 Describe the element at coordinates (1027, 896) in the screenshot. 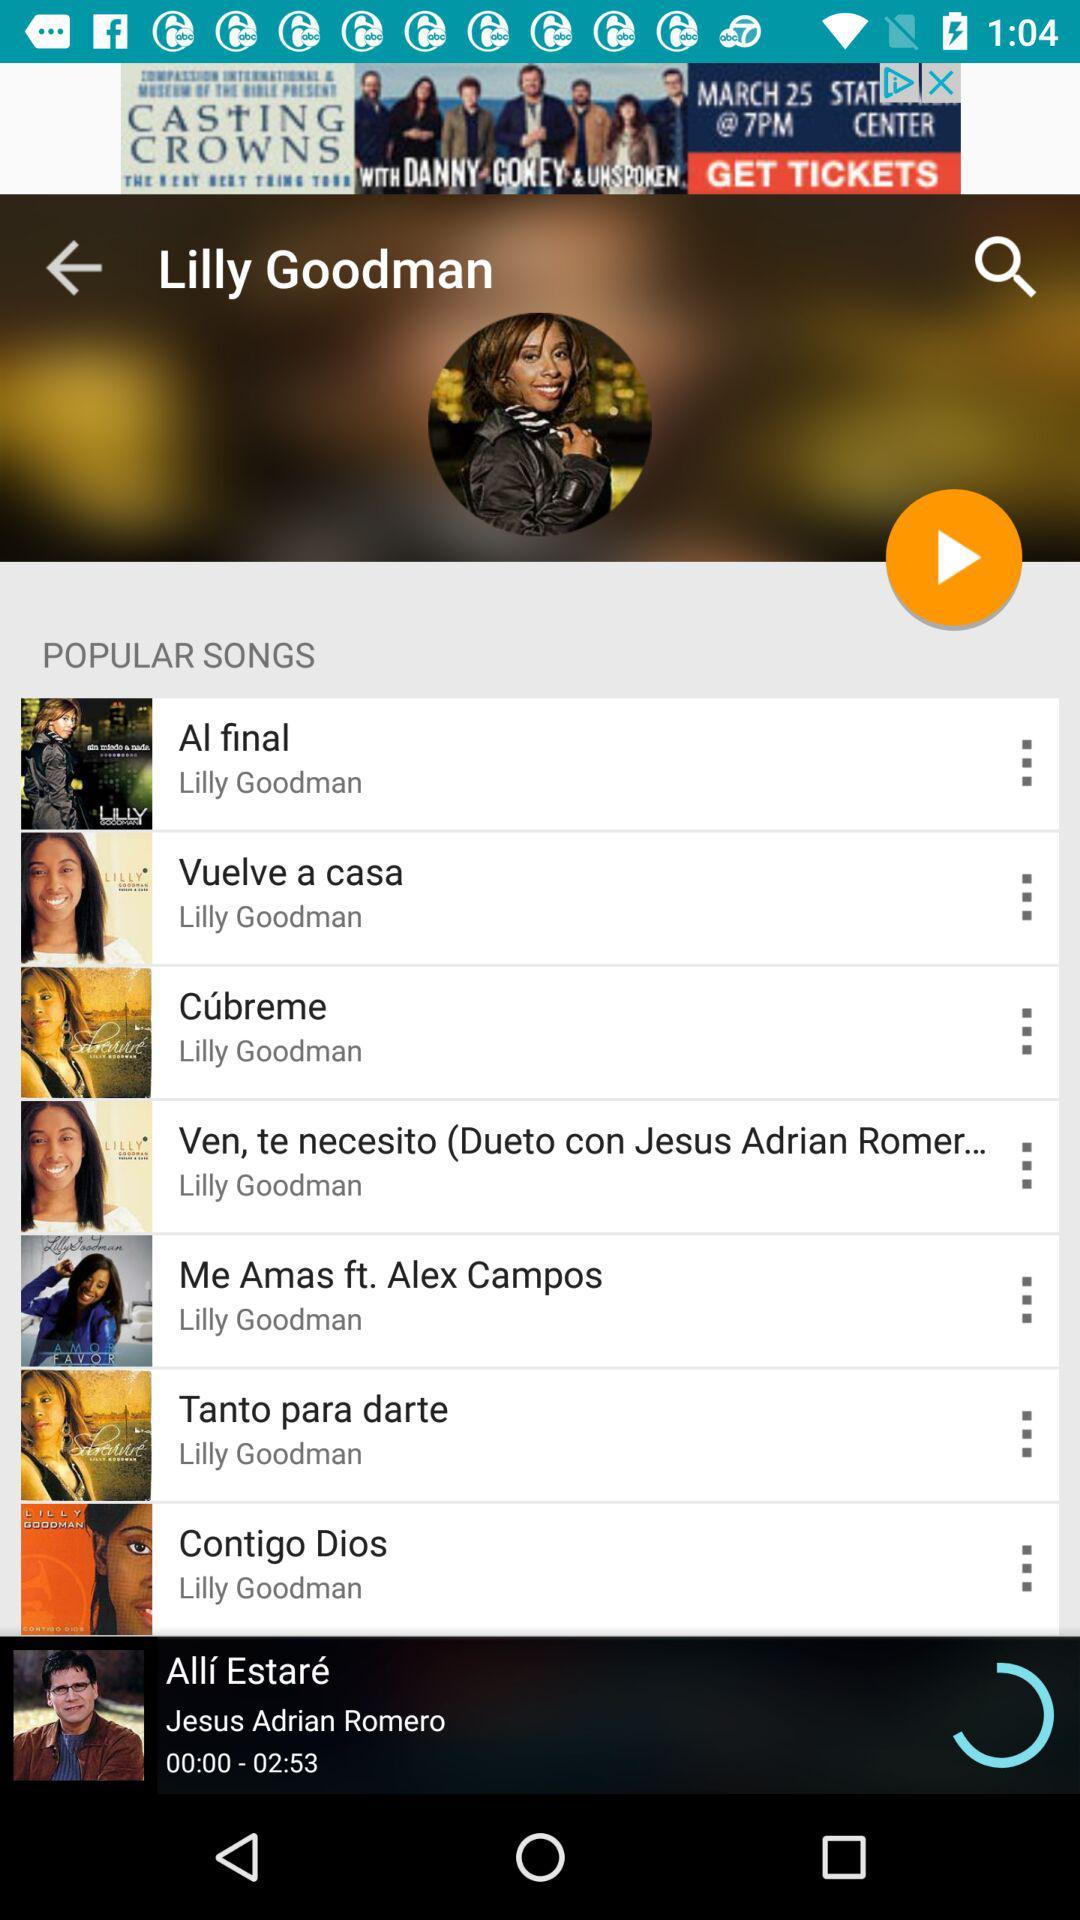

I see `the more icon` at that location.